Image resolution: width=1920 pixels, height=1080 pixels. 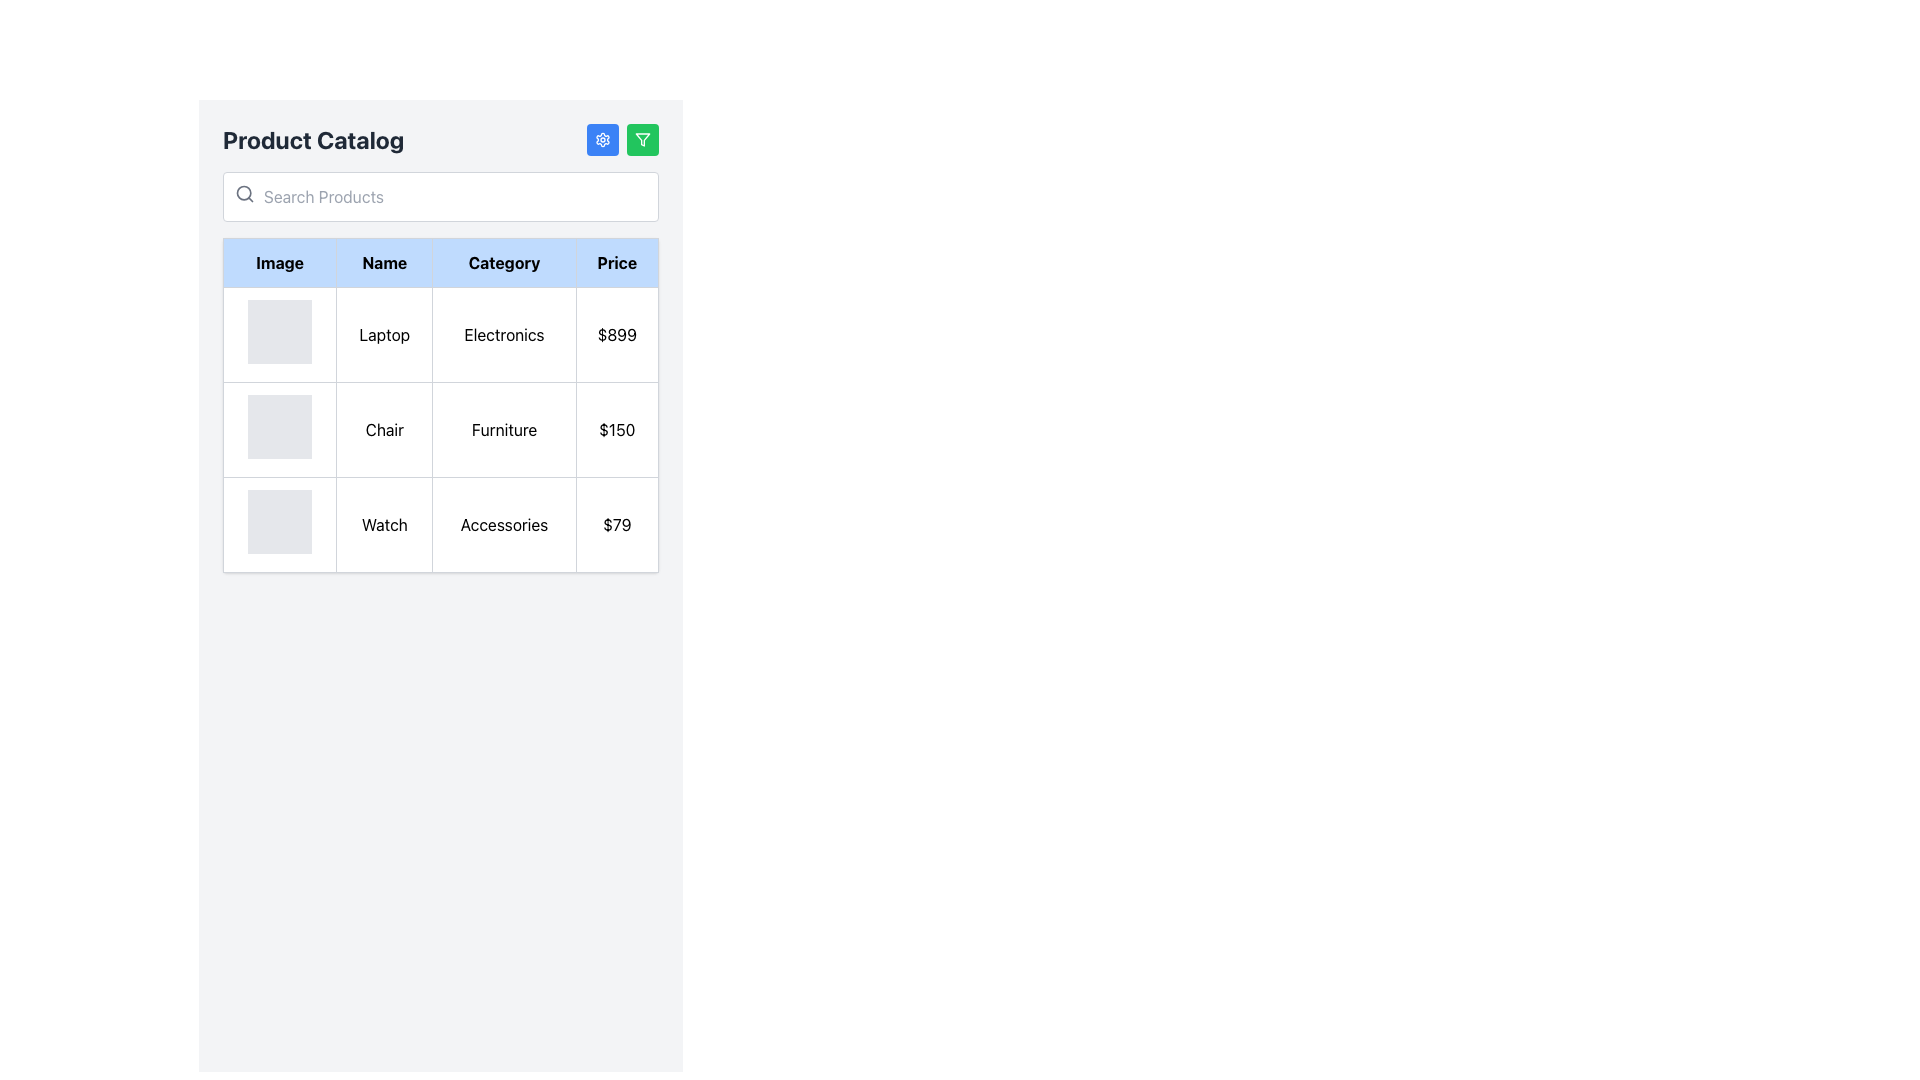 I want to click on the third column Table Header Cell in the table, which indicates the product categories and is located between the 'Name' and 'Price' columns, so click(x=504, y=261).